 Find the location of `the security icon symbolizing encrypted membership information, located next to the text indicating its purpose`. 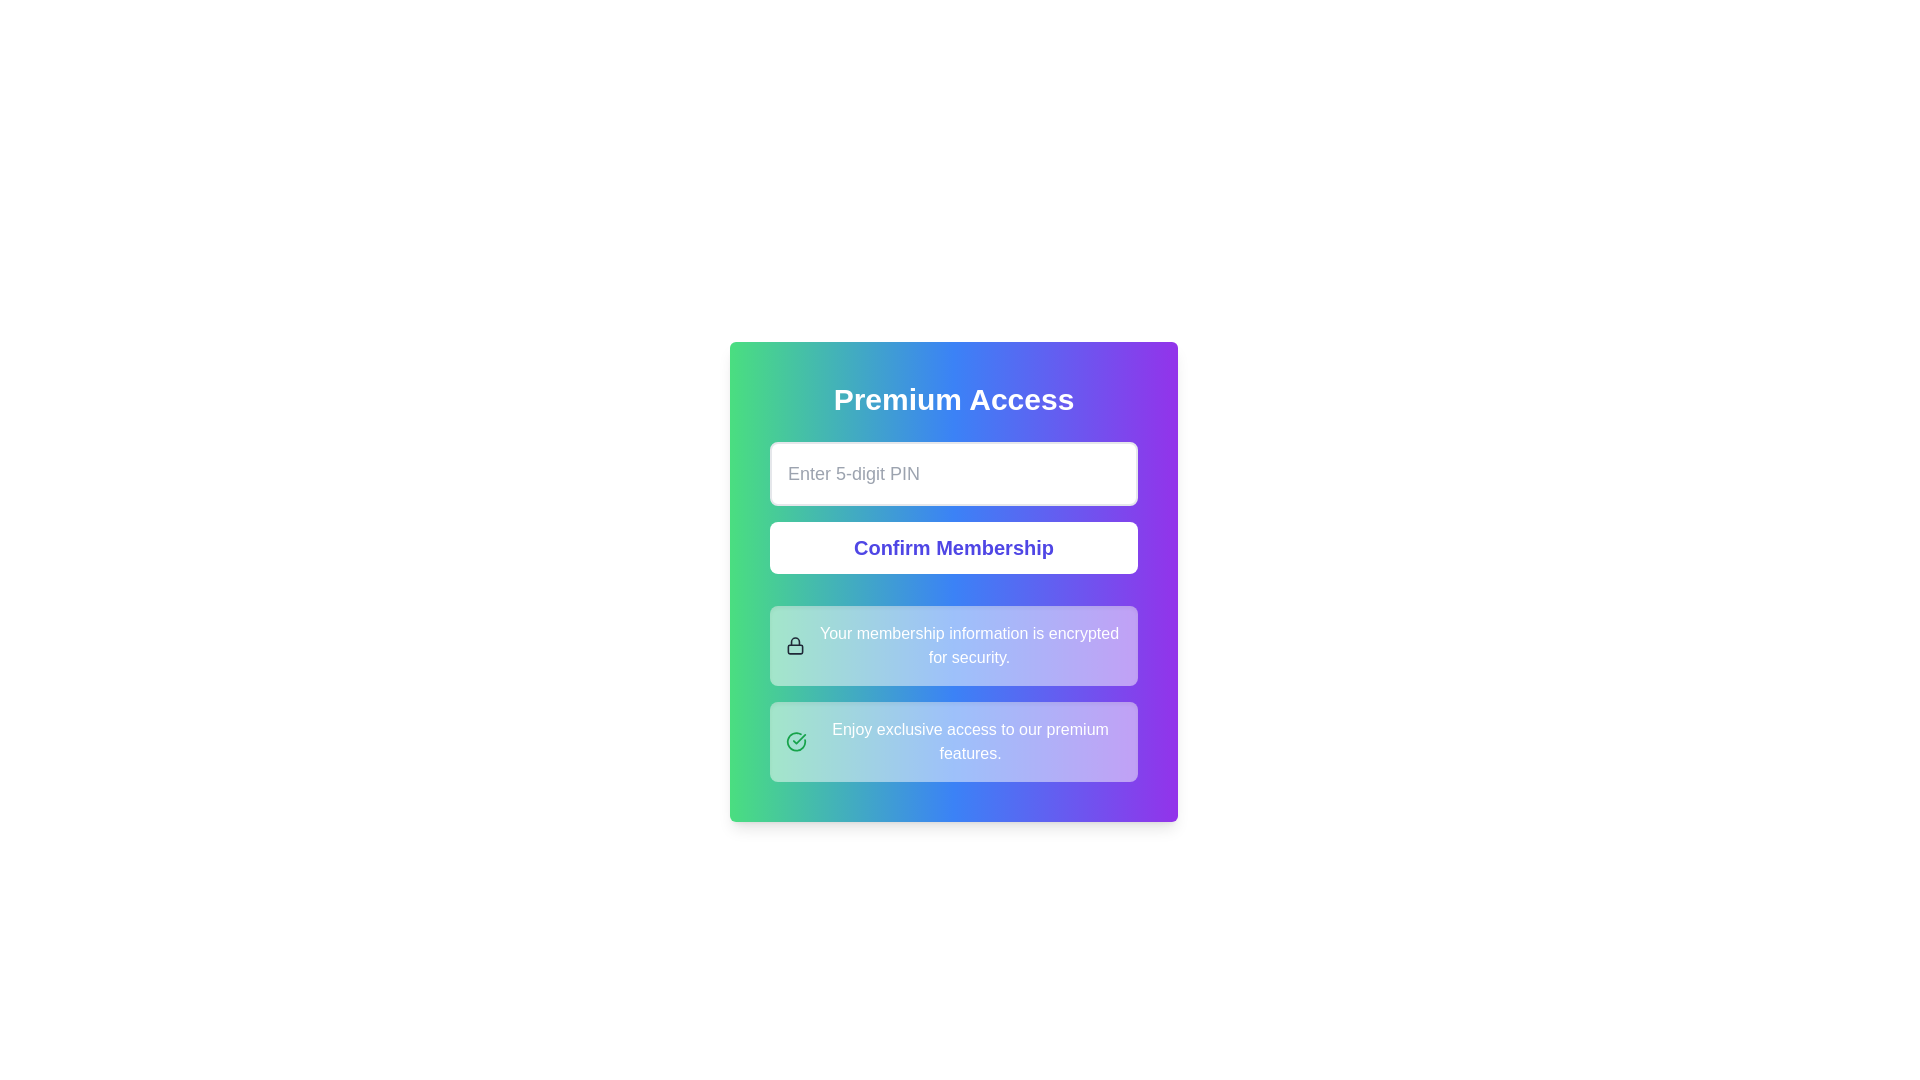

the security icon symbolizing encrypted membership information, located next to the text indicating its purpose is located at coordinates (794, 645).